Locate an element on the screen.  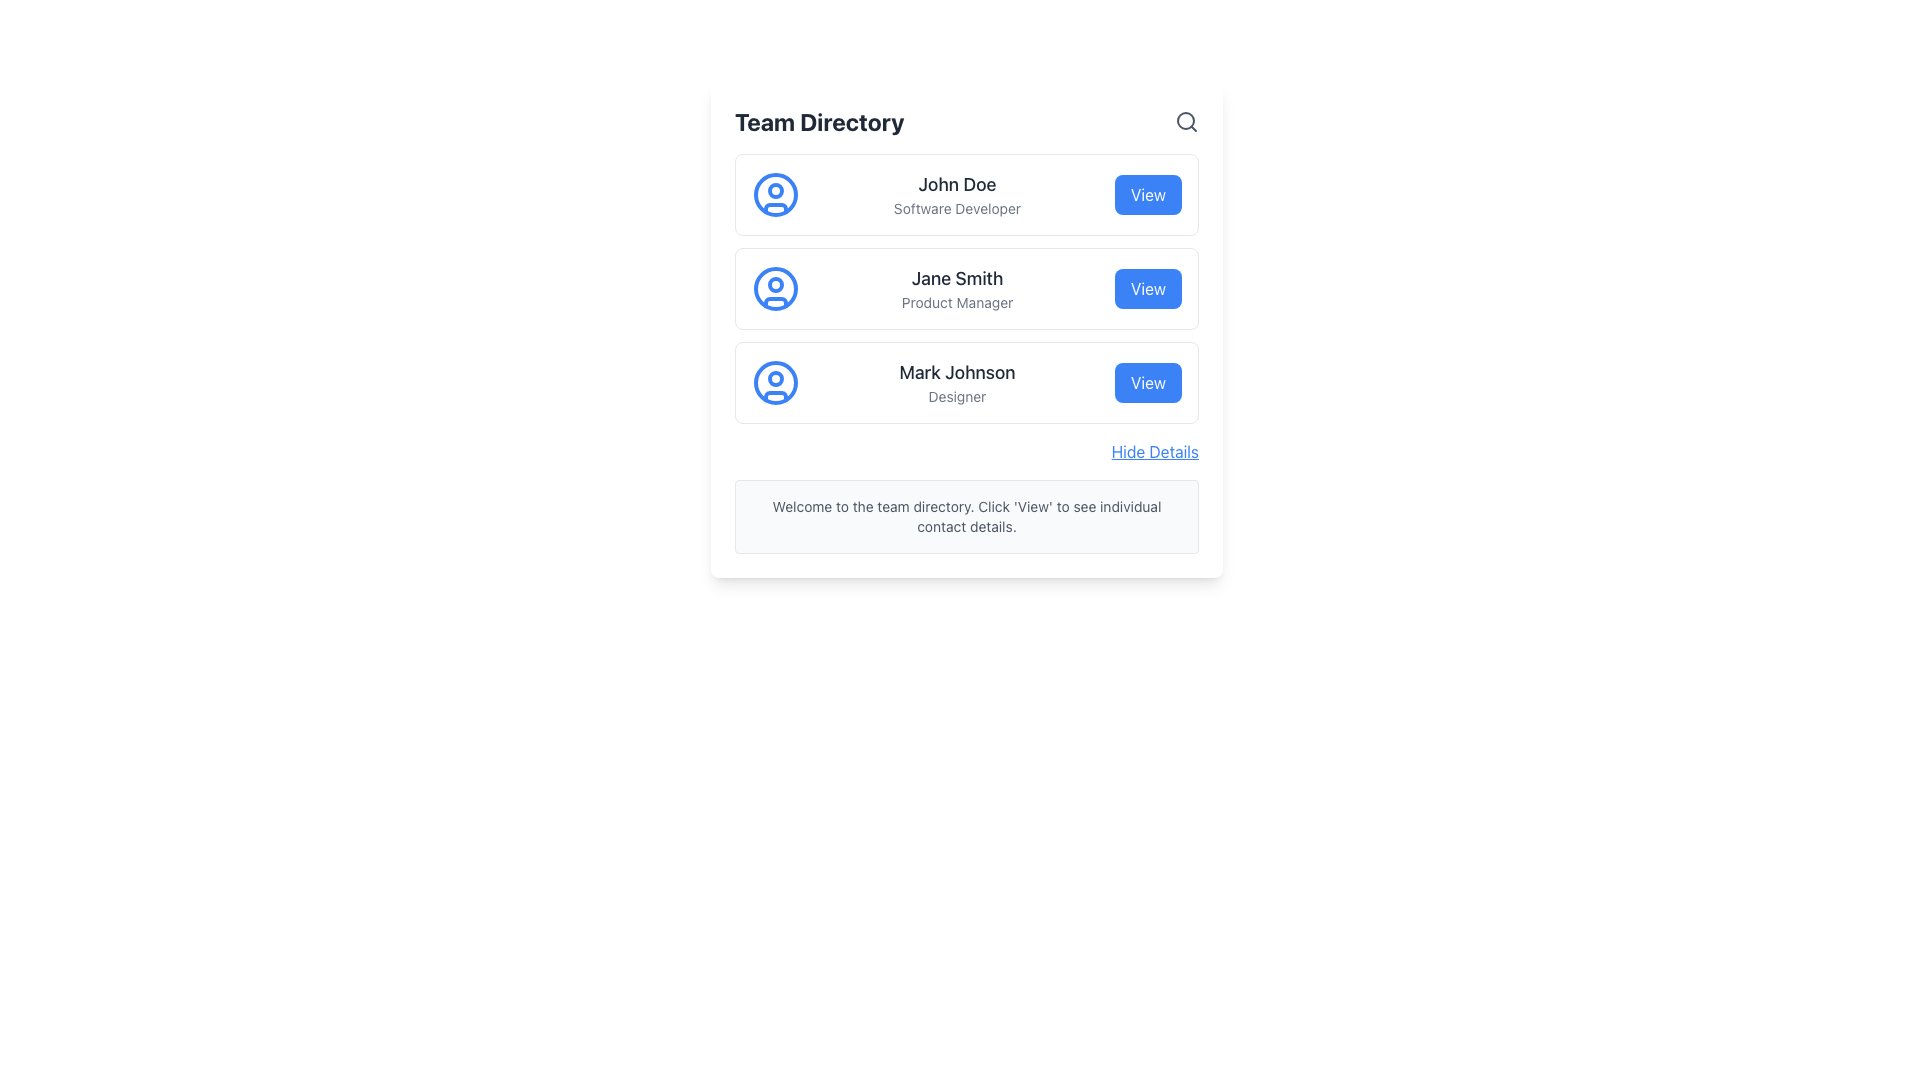
the text block displaying the name 'John Doe' and role 'Software Developer', located to the right of a blue circular user icon and to the left of the 'View' button in the topmost card of the 'Team Directory' is located at coordinates (956, 195).